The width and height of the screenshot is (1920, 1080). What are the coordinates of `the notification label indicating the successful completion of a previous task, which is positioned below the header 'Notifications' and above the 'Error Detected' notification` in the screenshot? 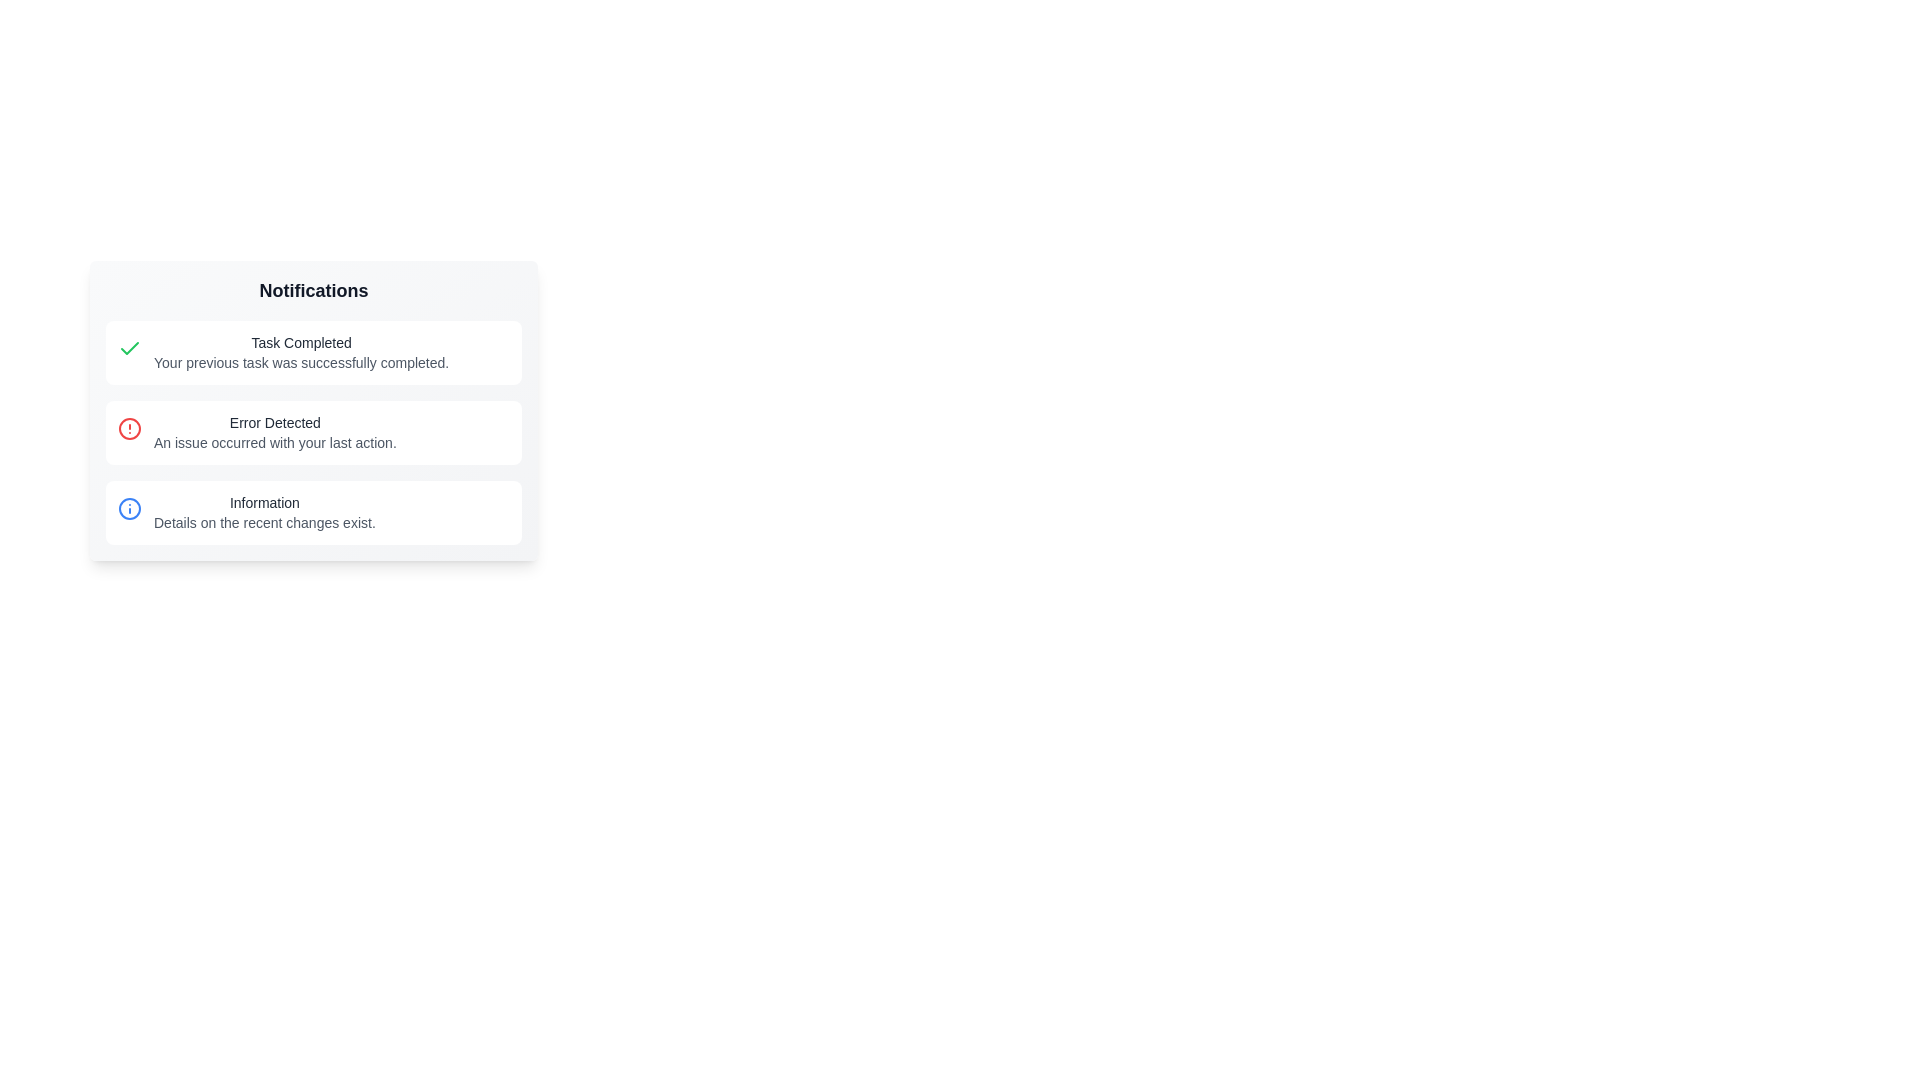 It's located at (300, 352).